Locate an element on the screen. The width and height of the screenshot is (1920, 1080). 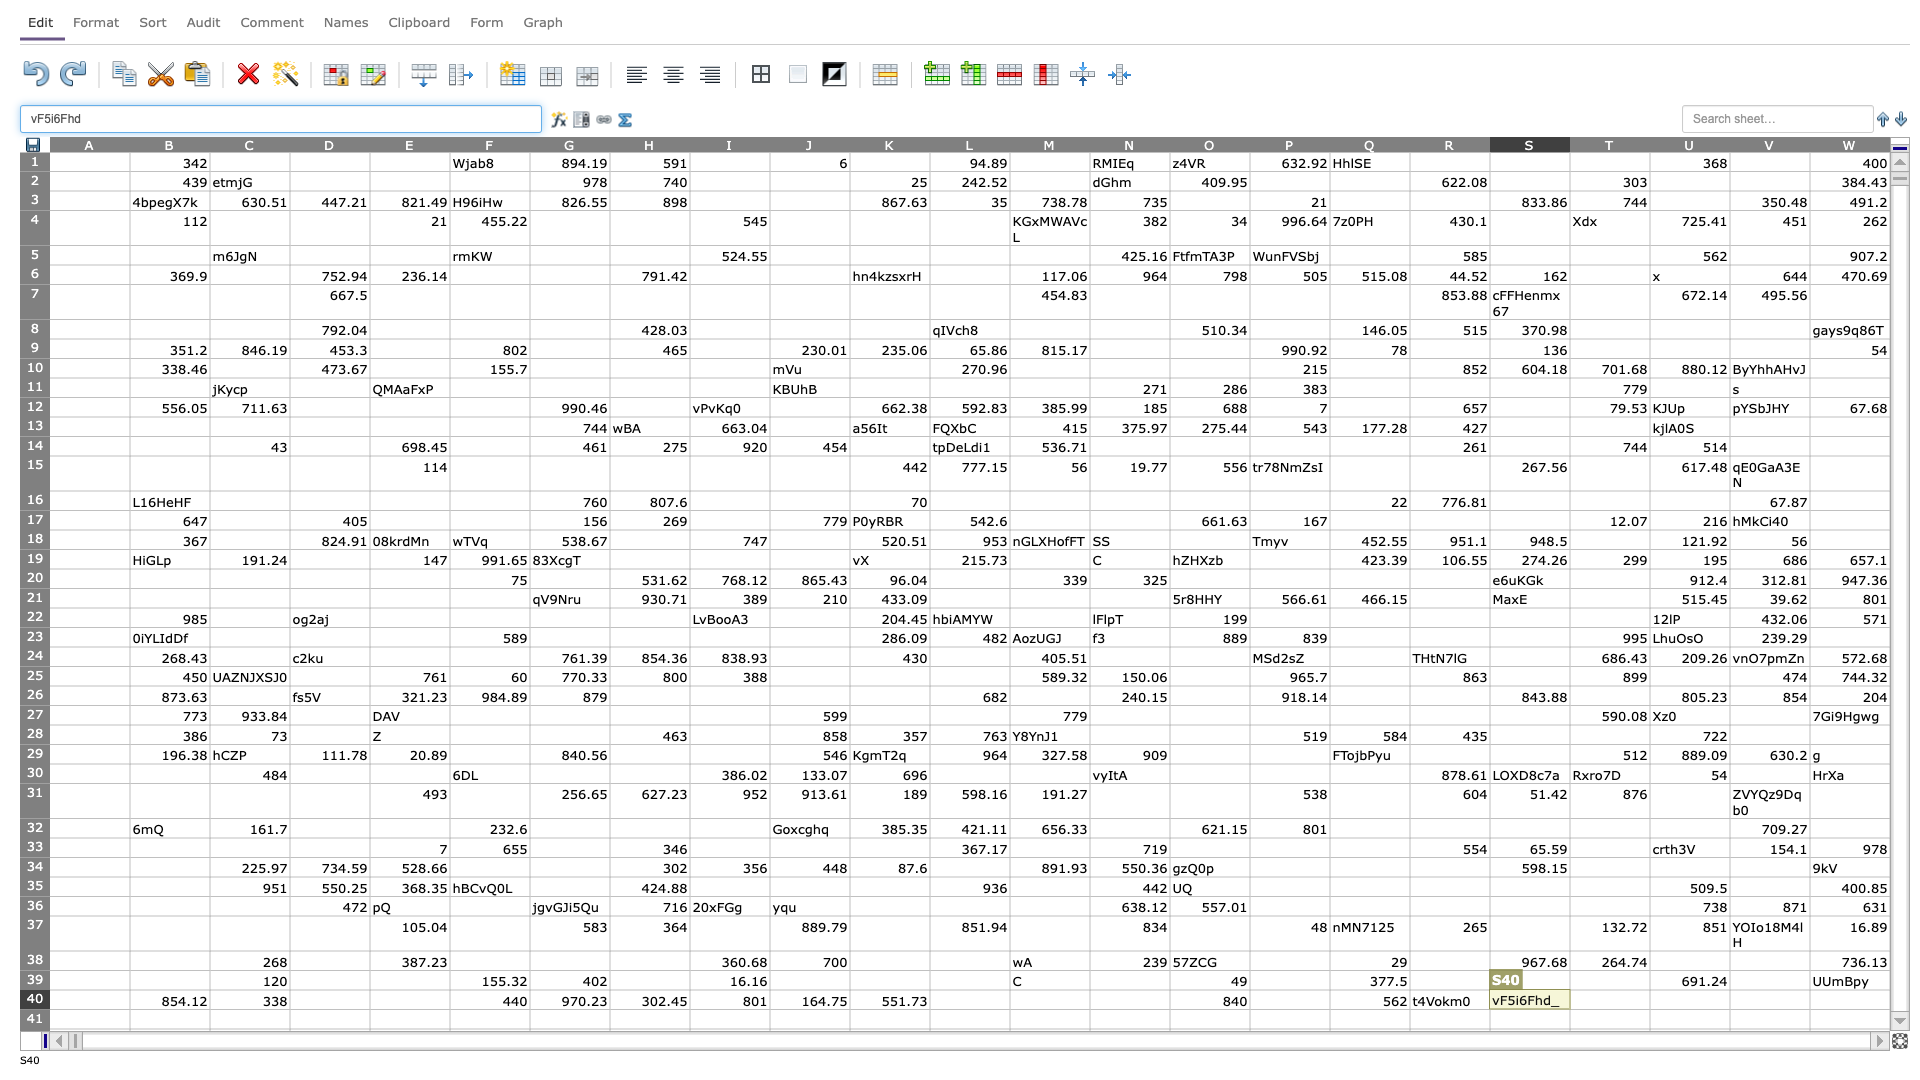
Left margin of T40 is located at coordinates (1568, 999).